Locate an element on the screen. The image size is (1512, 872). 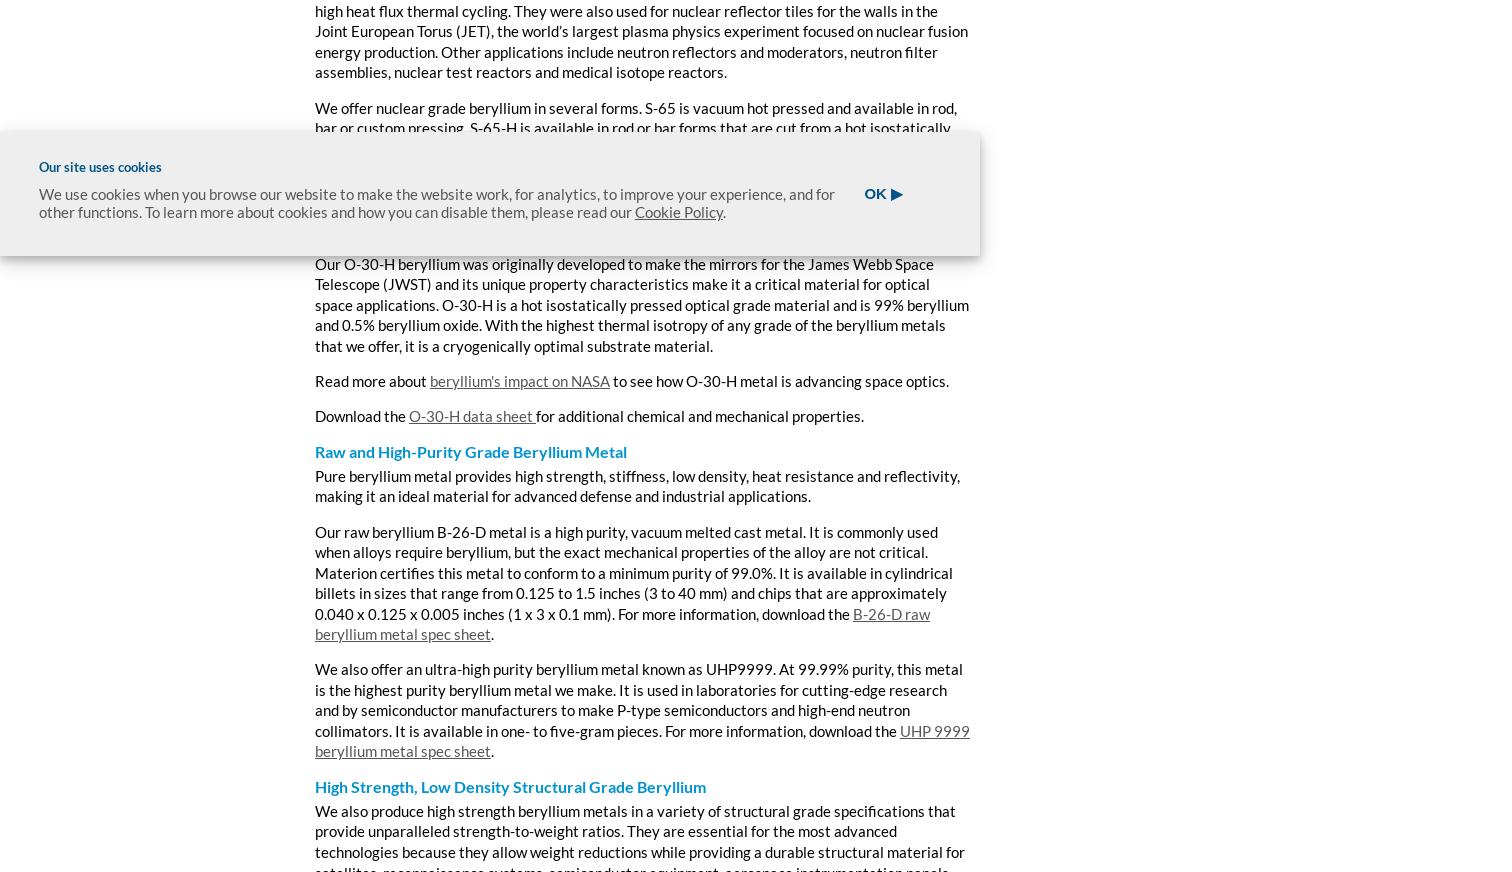
'For more details, download the' is located at coordinates (416, 204).